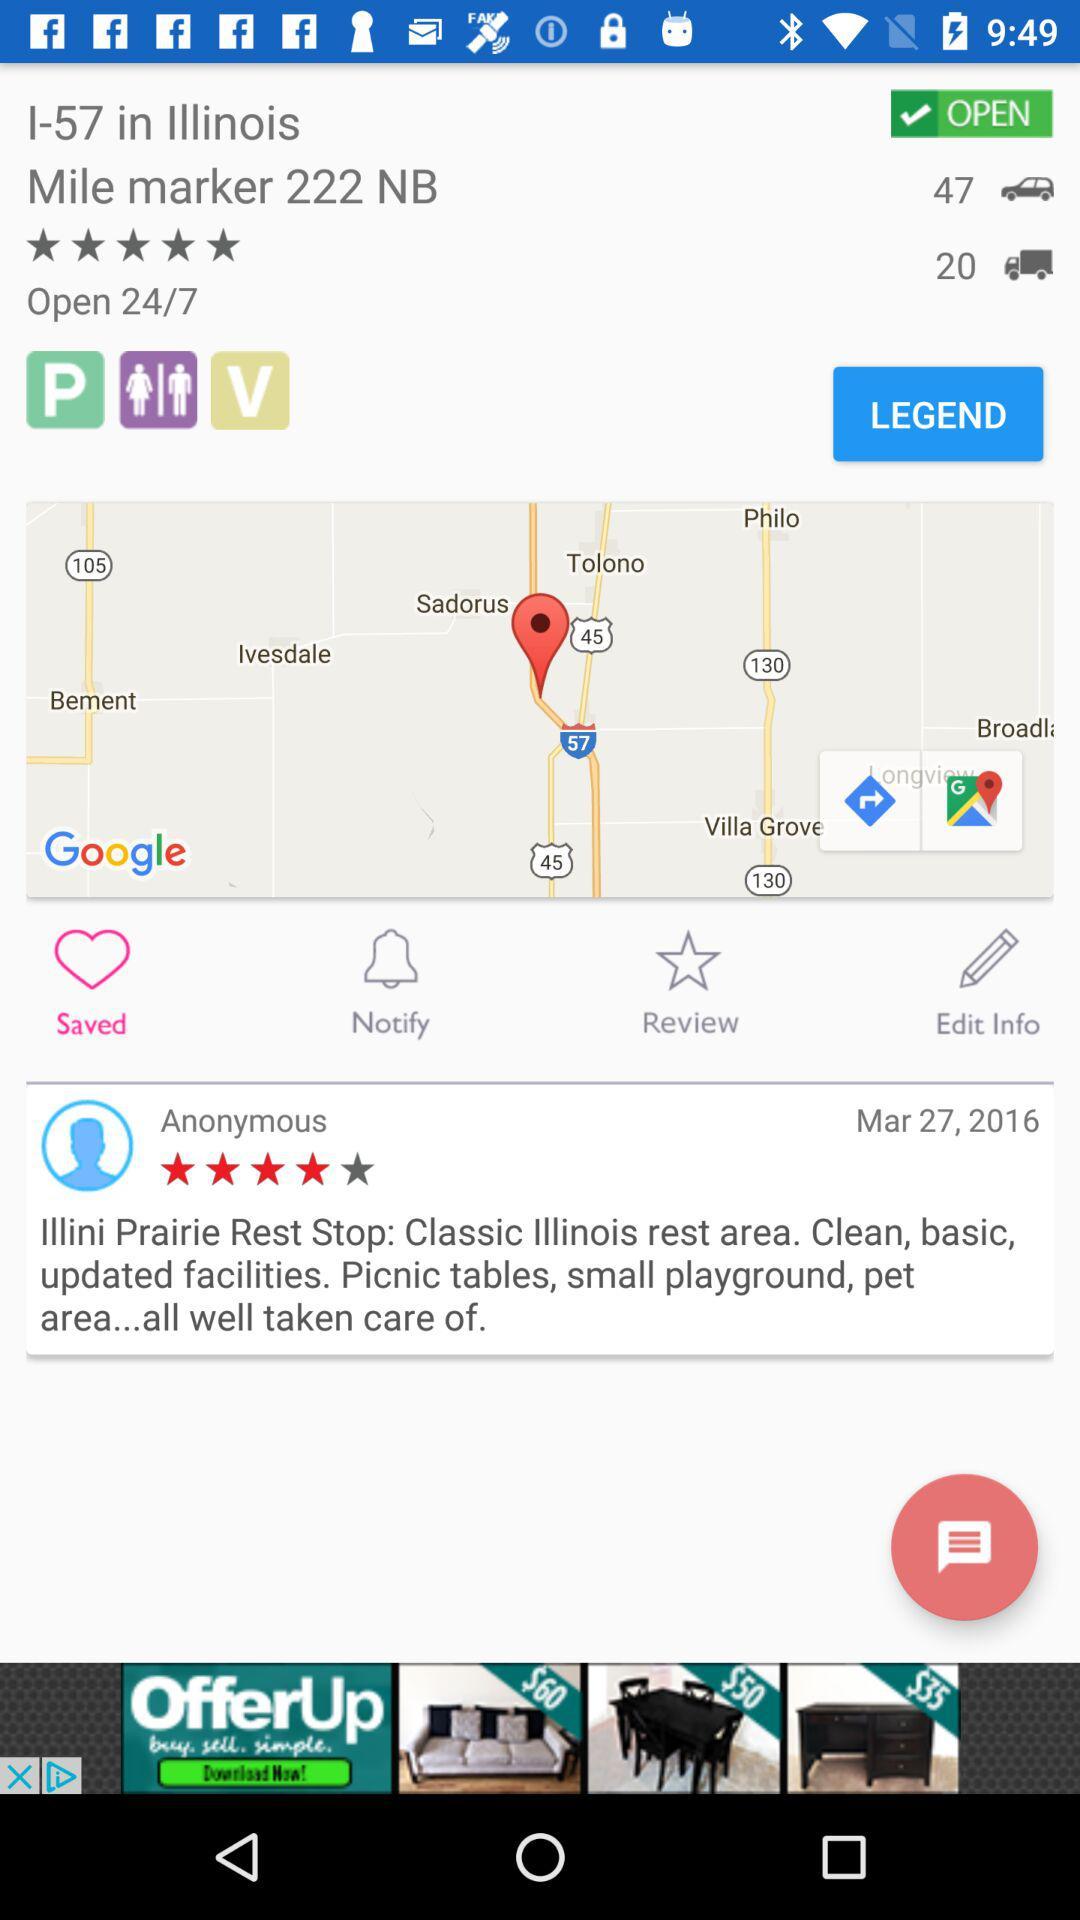 The image size is (1080, 1920). Describe the element at coordinates (963, 1546) in the screenshot. I see `messeager` at that location.